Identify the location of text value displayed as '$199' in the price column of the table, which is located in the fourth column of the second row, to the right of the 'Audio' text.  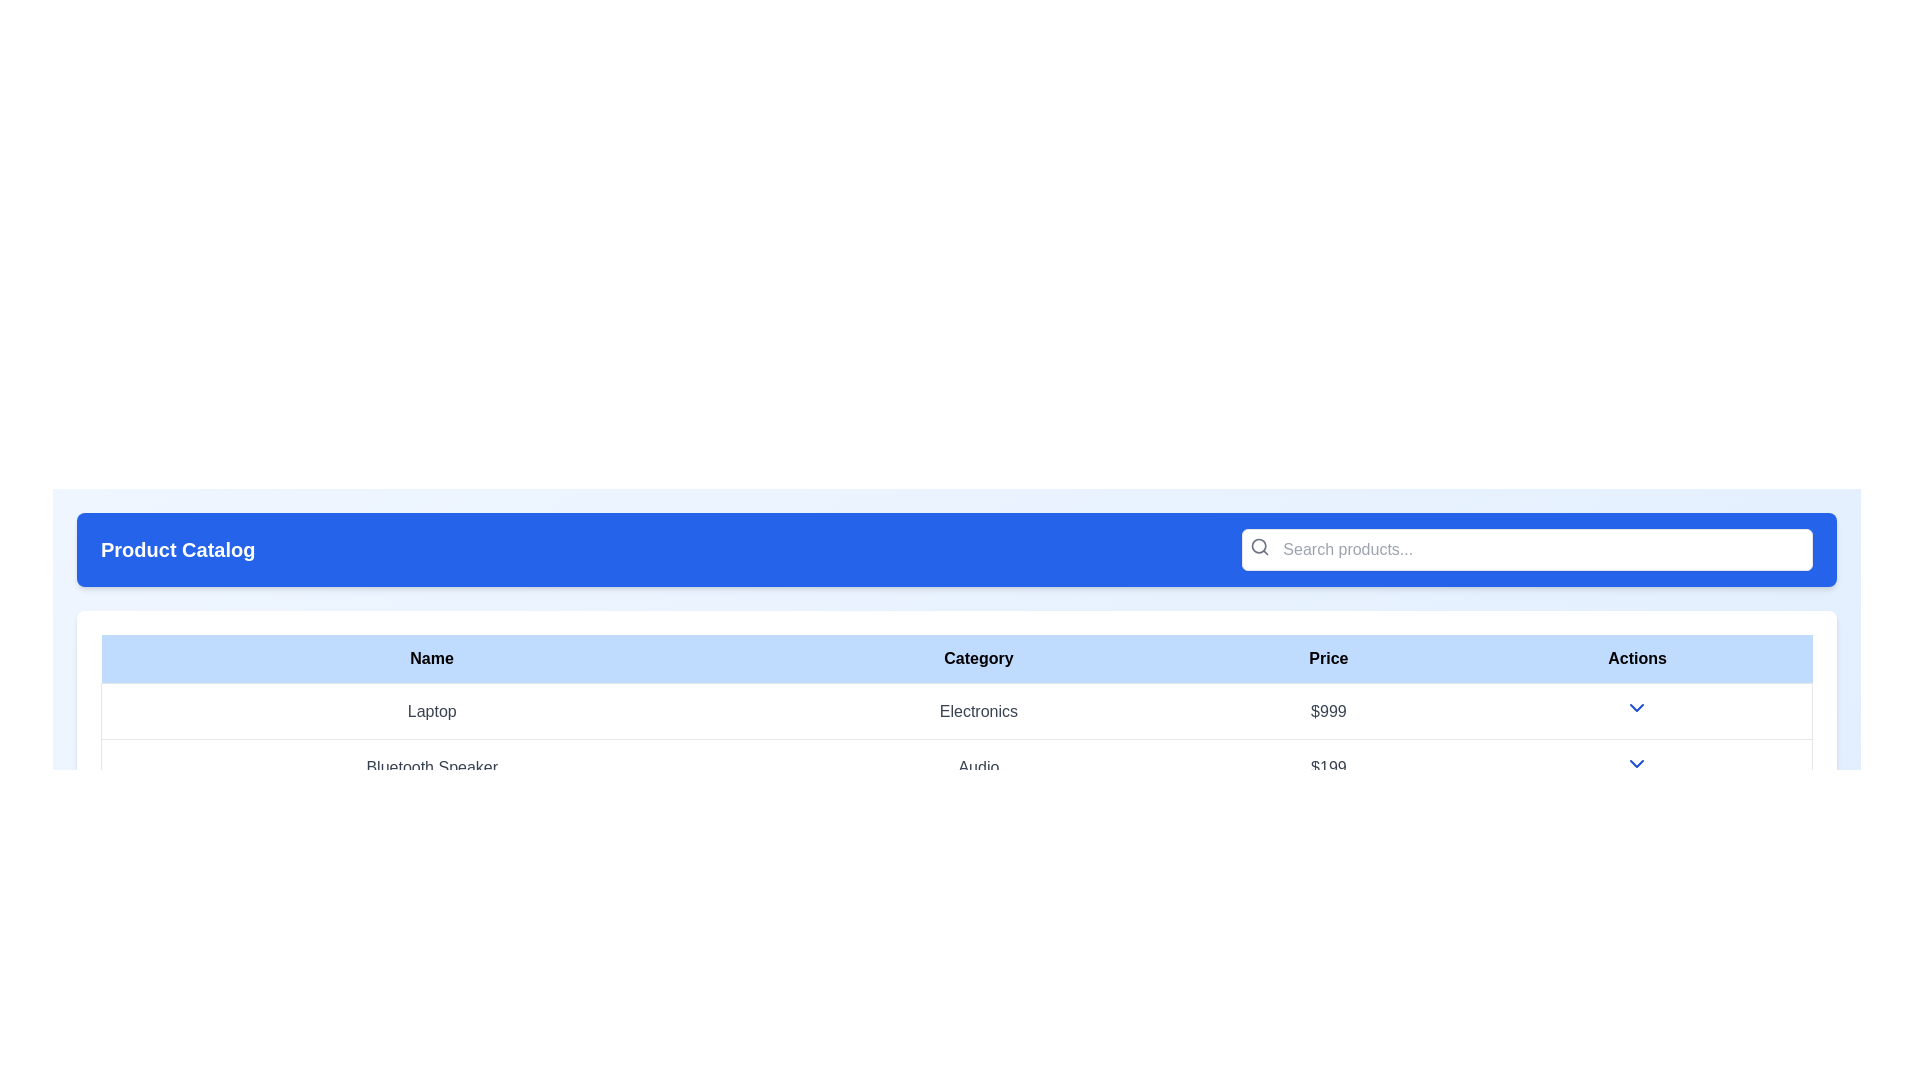
(1328, 766).